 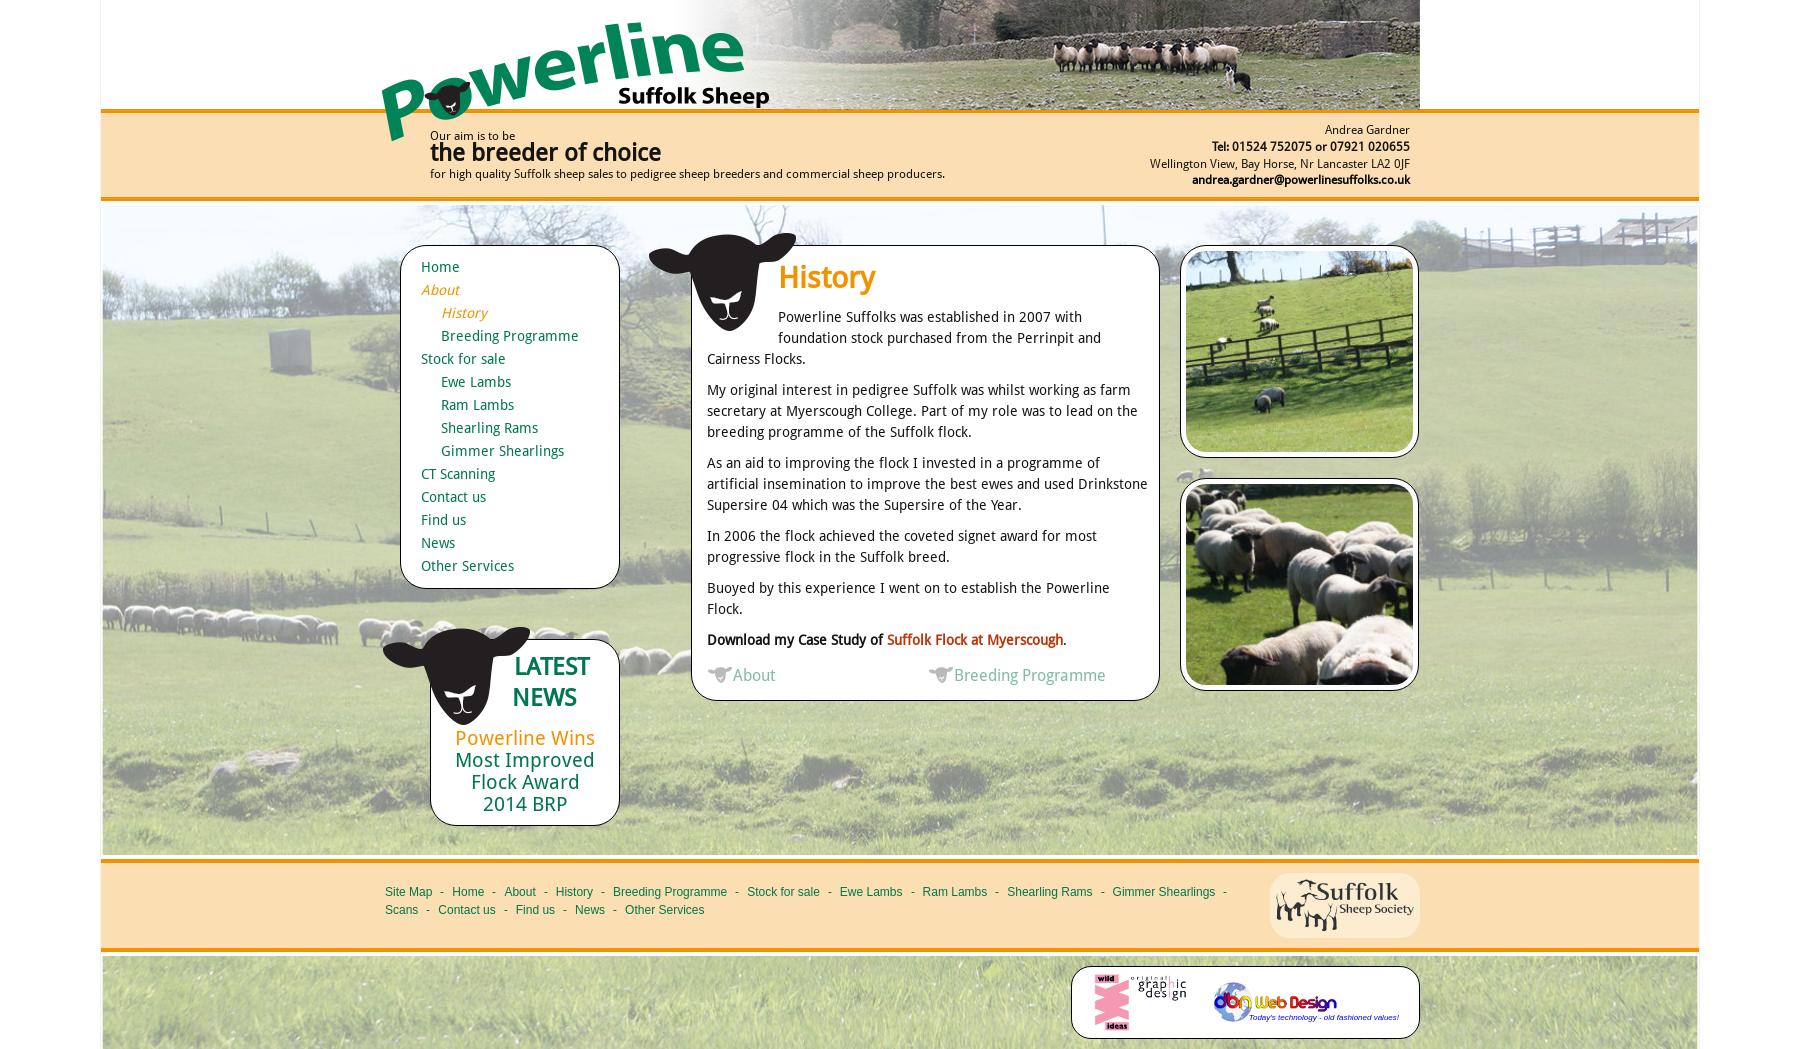 I want to click on 'As an aid to improving the flock I invested in a programme of artificial insemination to improve the best ewes and used Drinkstone Supersire 04 which was the Supersire of the Year.', so click(x=706, y=484).